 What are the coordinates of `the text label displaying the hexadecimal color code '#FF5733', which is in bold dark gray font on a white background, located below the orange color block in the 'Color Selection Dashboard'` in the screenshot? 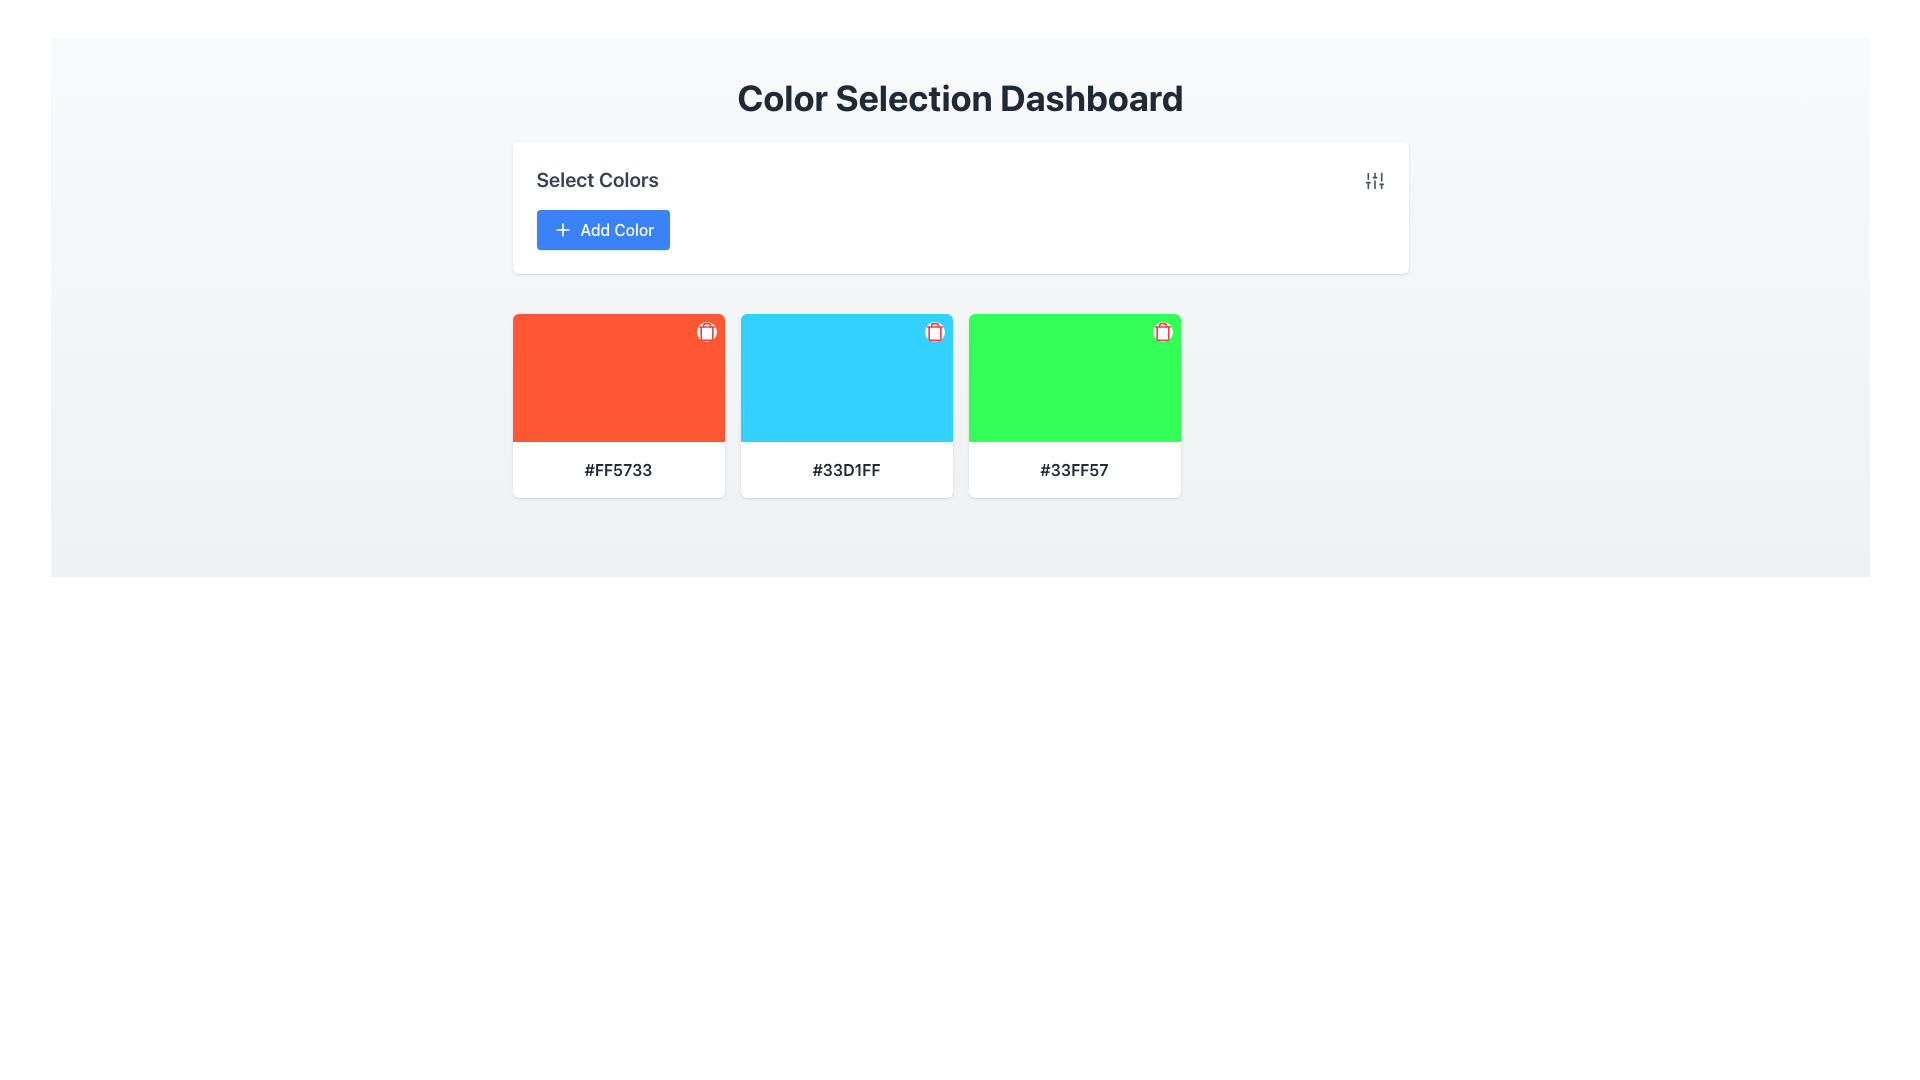 It's located at (617, 470).